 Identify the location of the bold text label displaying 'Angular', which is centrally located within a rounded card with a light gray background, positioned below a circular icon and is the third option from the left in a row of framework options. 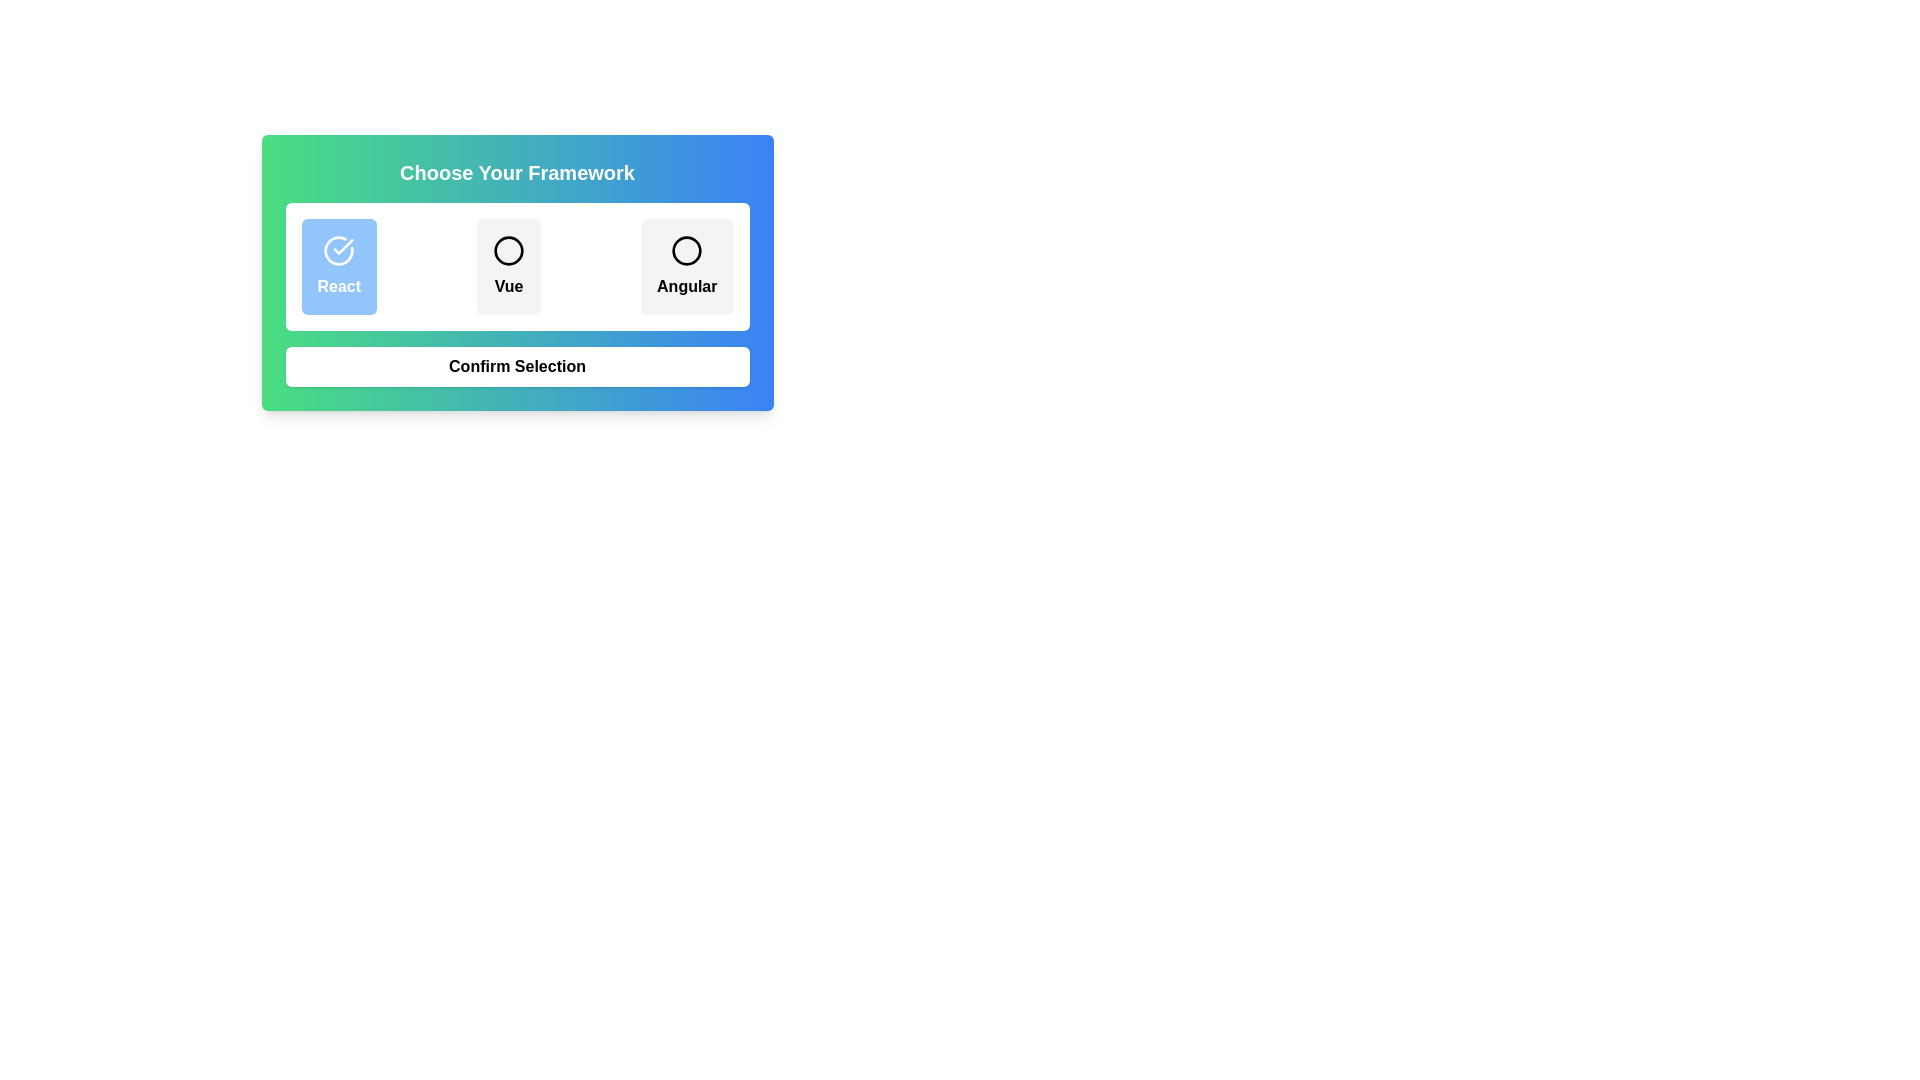
(687, 286).